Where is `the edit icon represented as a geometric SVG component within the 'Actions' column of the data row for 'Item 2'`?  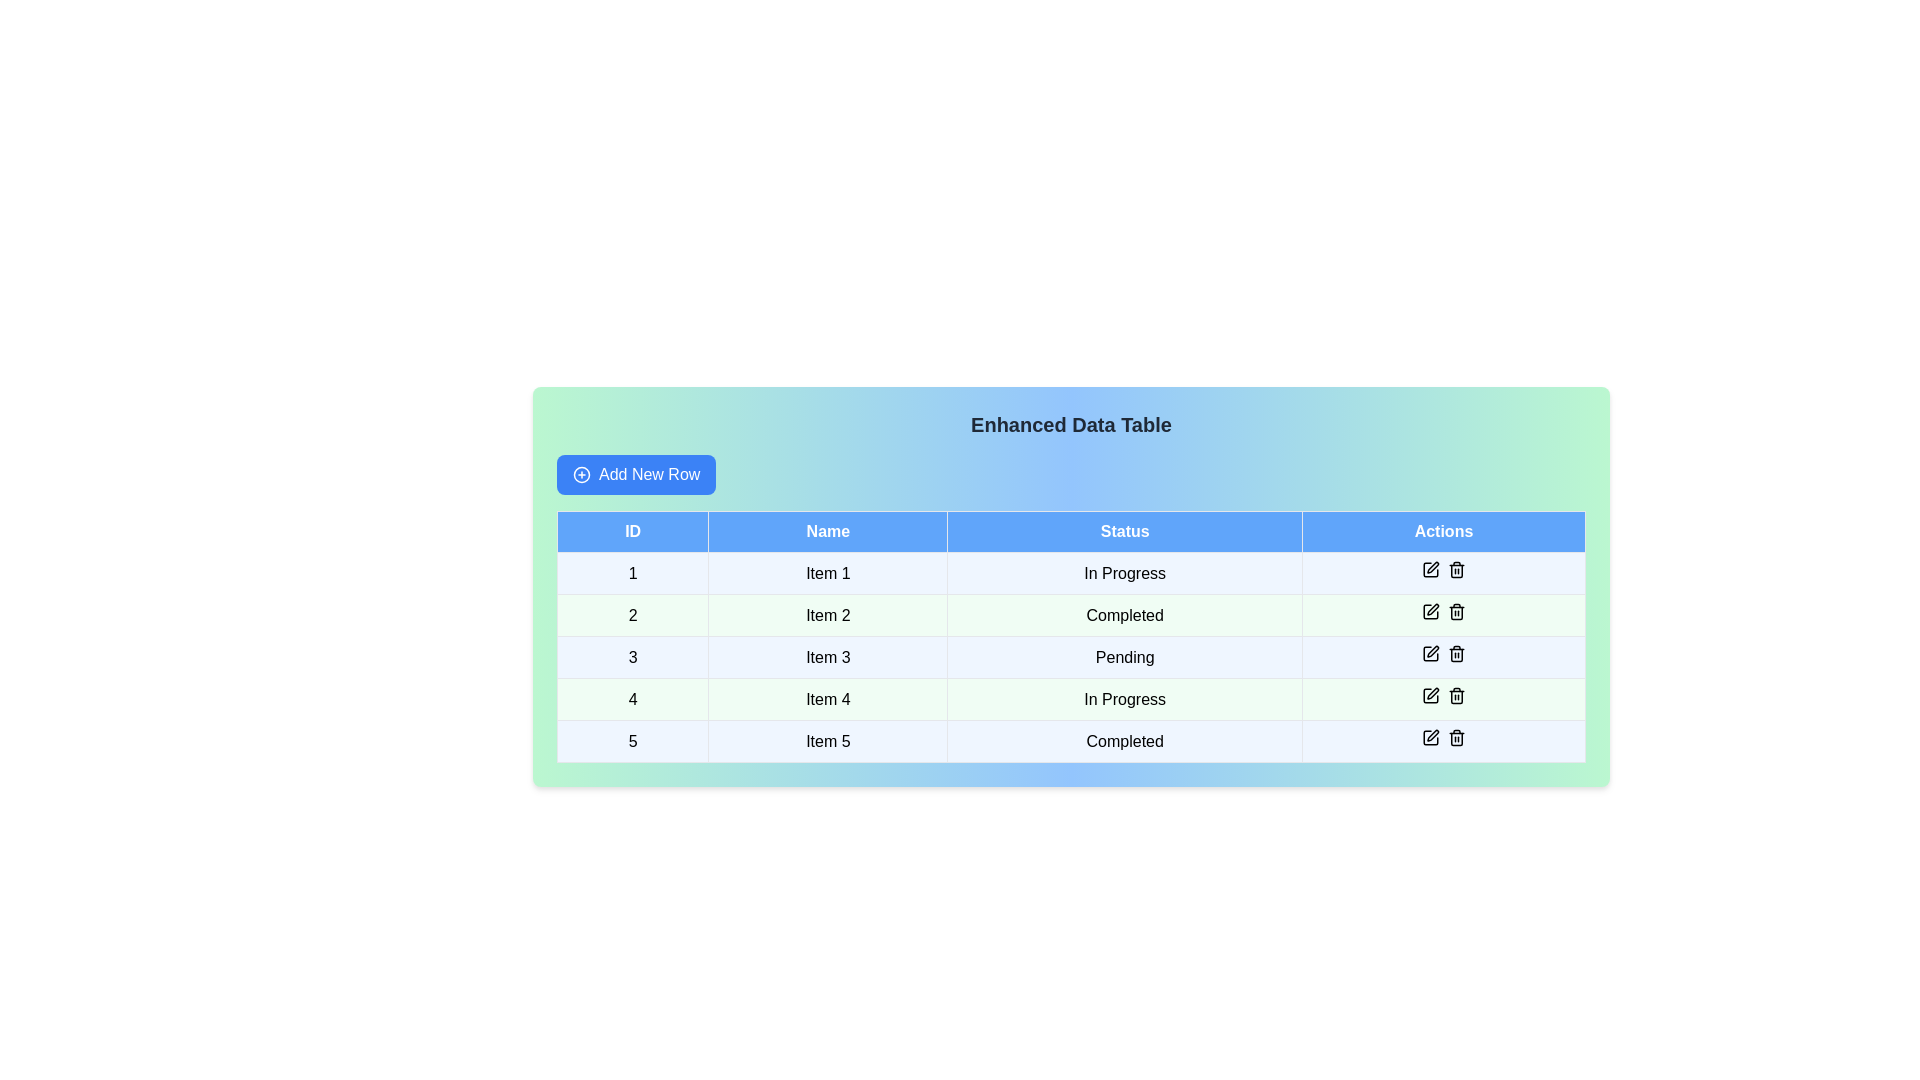 the edit icon represented as a geometric SVG component within the 'Actions' column of the data row for 'Item 2' is located at coordinates (1429, 611).